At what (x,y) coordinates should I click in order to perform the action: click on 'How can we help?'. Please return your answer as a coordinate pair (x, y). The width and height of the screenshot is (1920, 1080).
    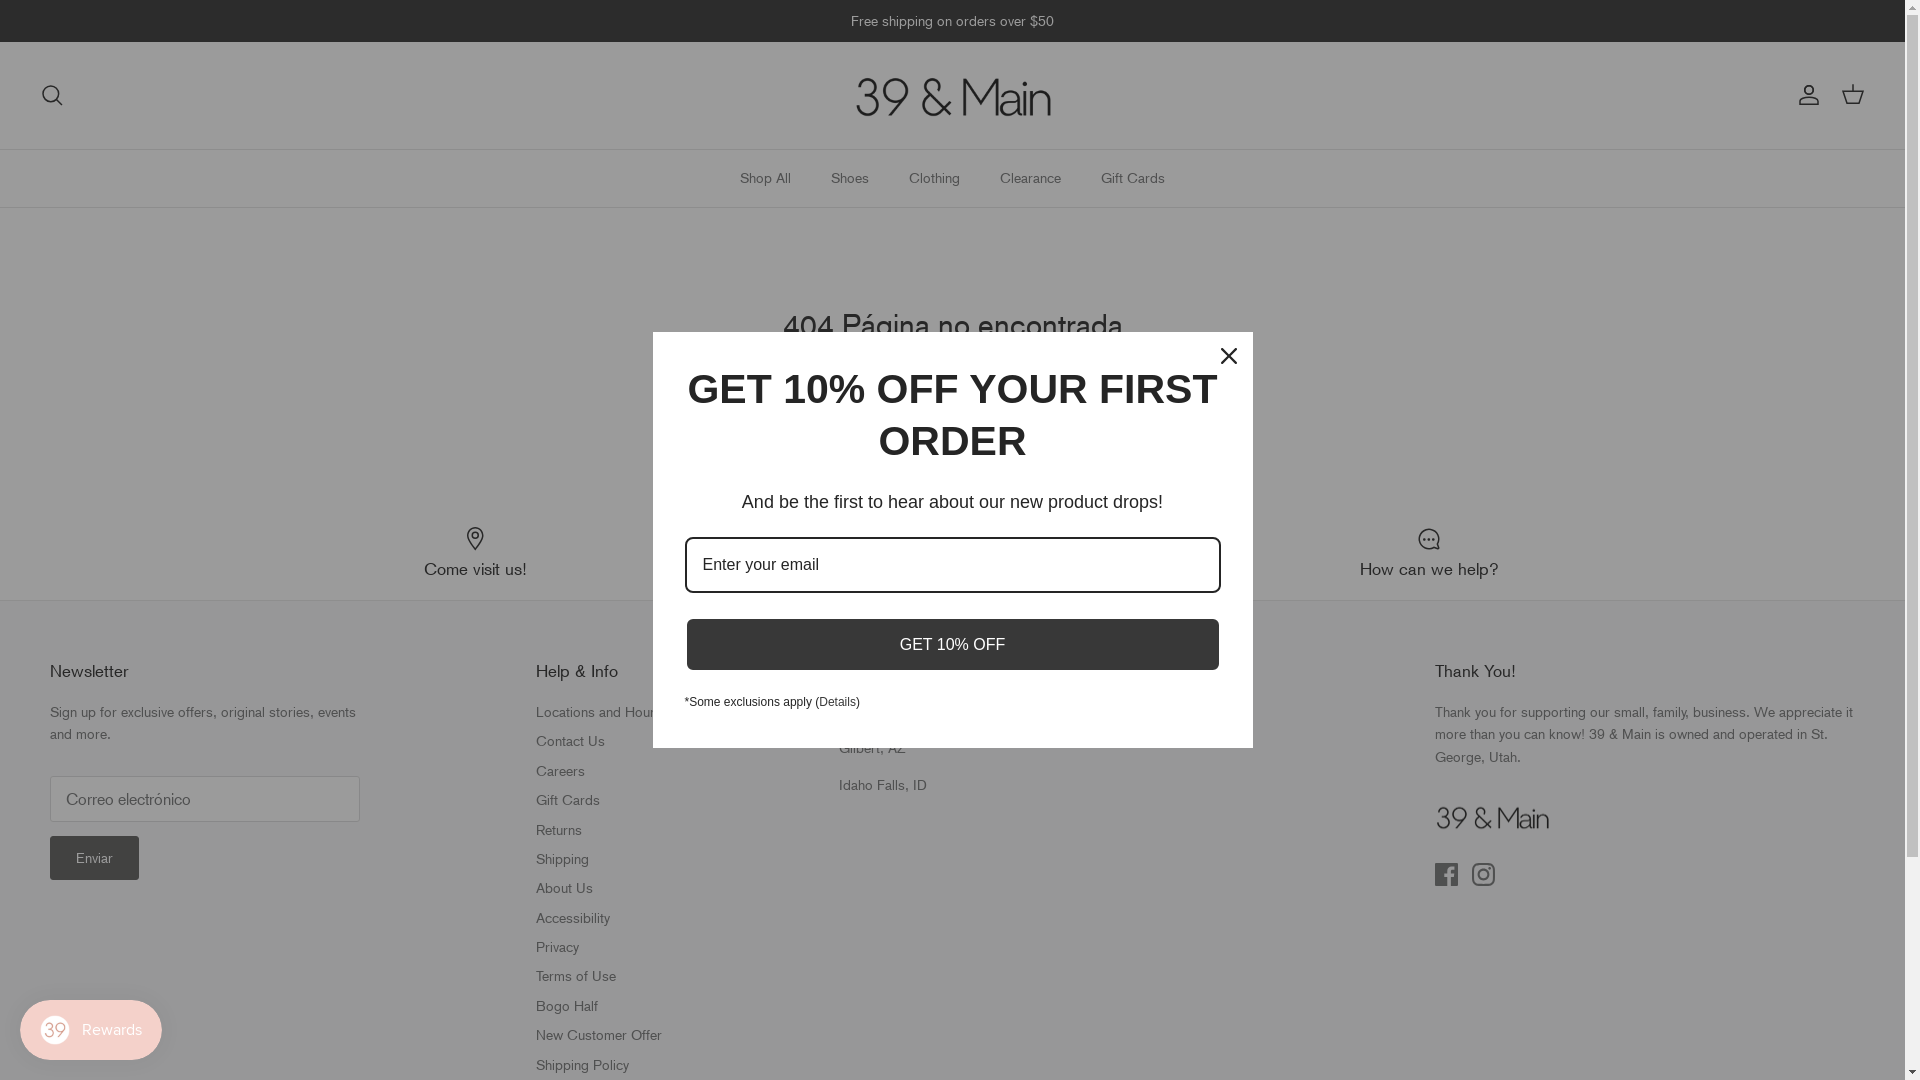
    Looking at the image, I should click on (1428, 552).